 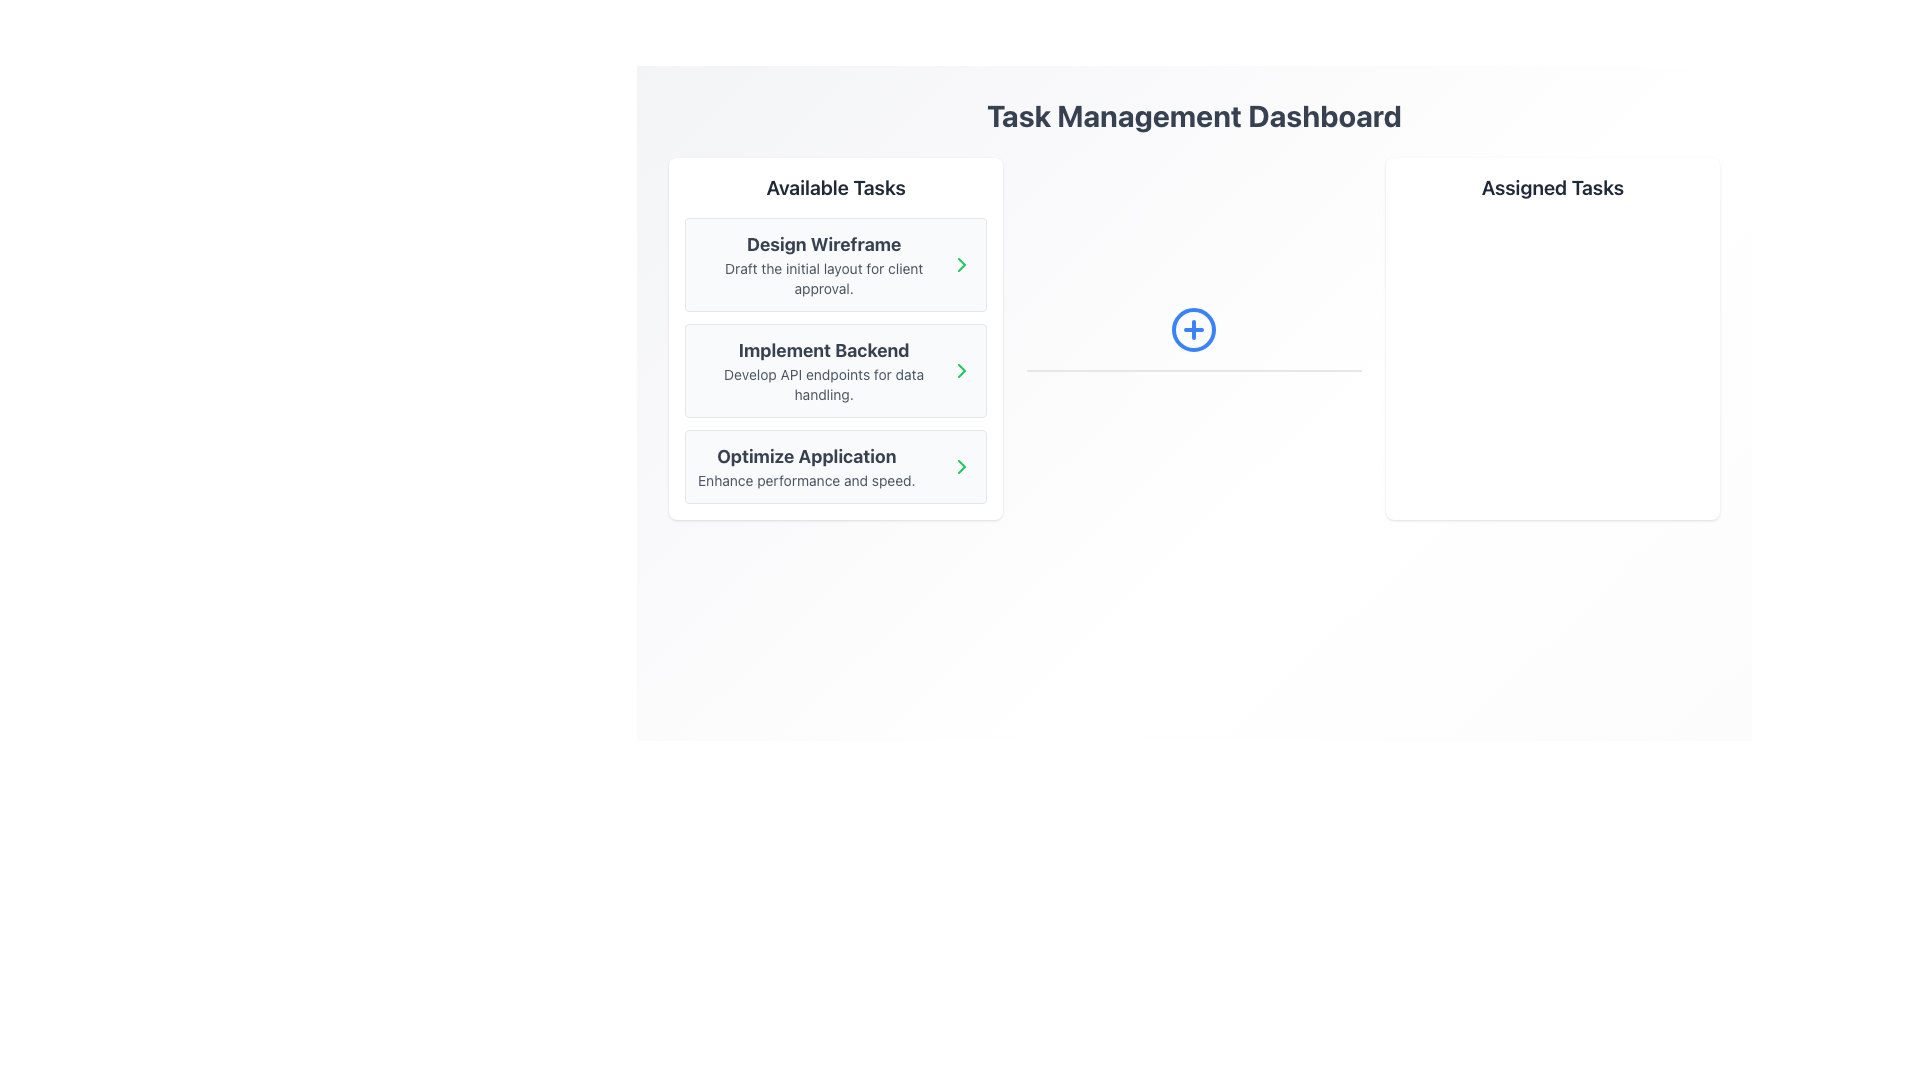 I want to click on the Text Label located at the top of the right-side card, which serves as a header for the section below it, so click(x=1551, y=188).